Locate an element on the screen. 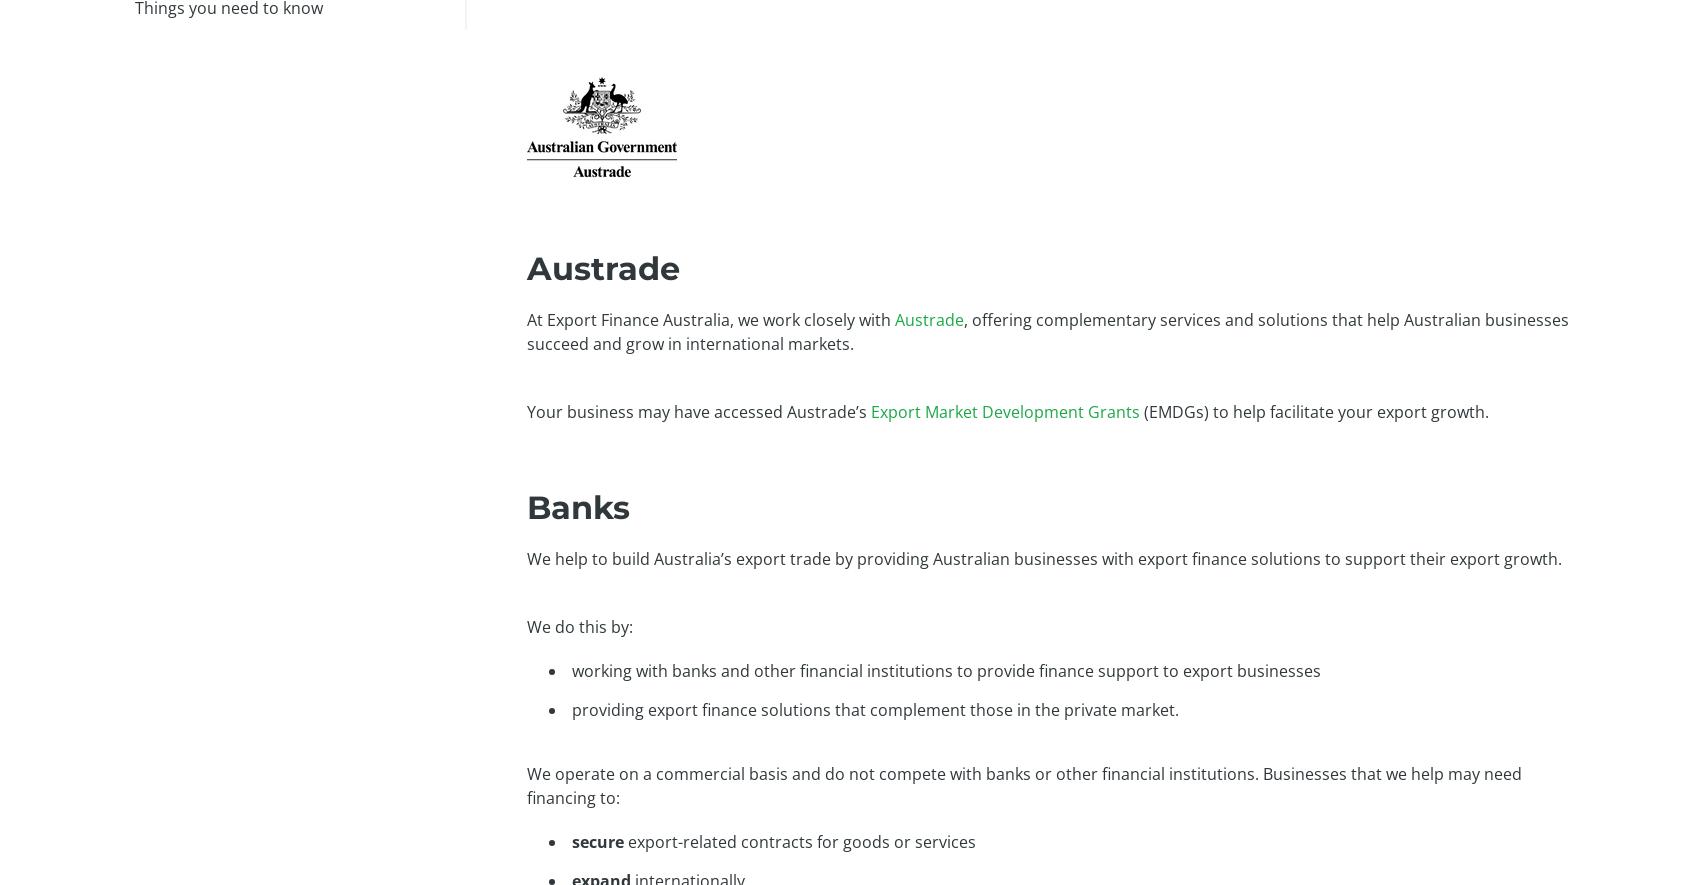  'Small Business Export Loan' is located at coordinates (678, 145).